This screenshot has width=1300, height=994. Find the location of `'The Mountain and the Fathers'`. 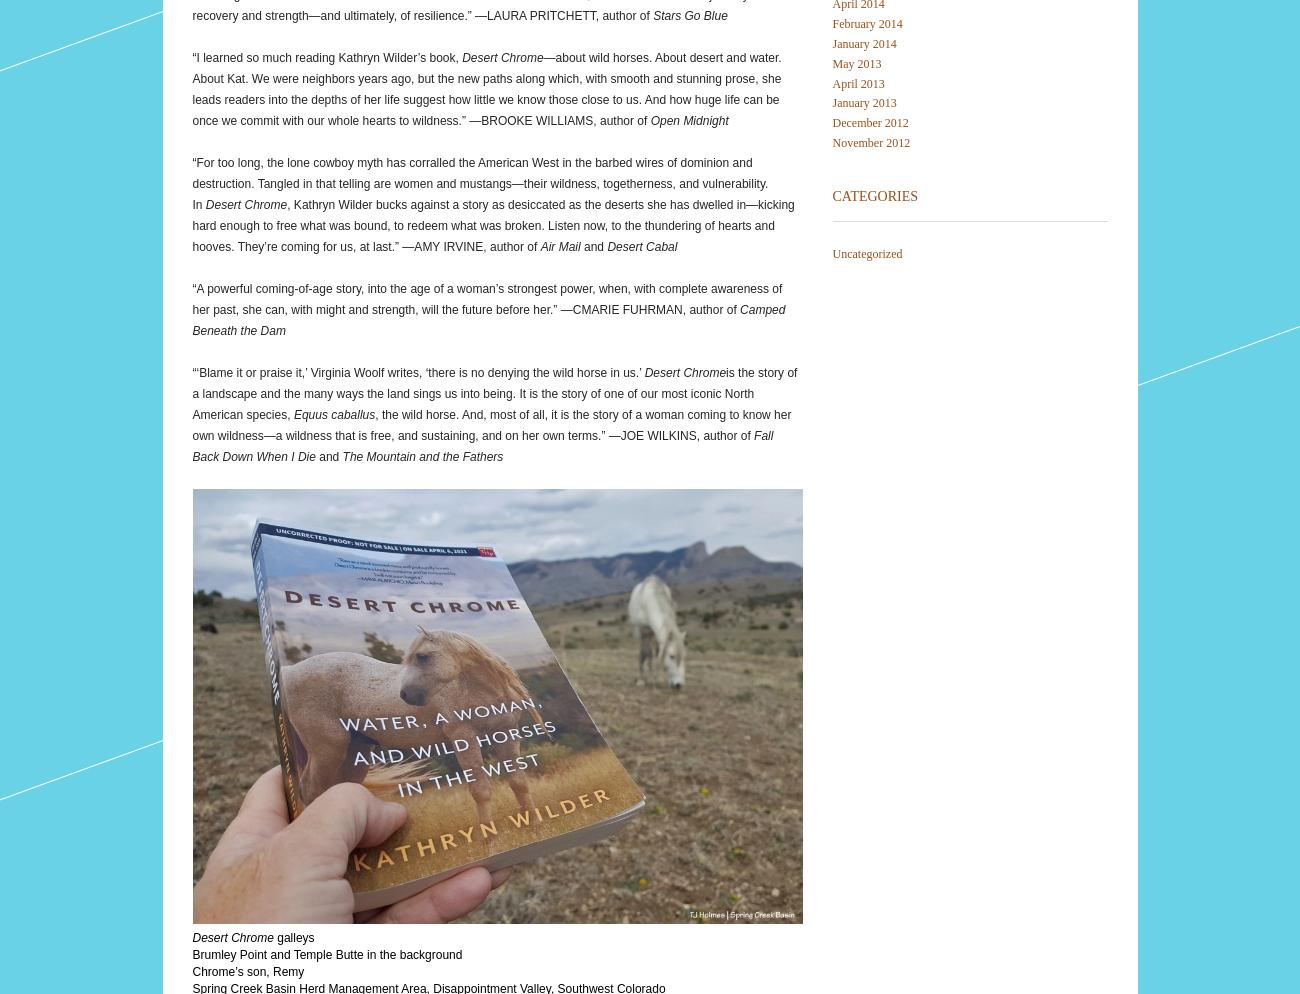

'The Mountain and the Fathers' is located at coordinates (422, 456).